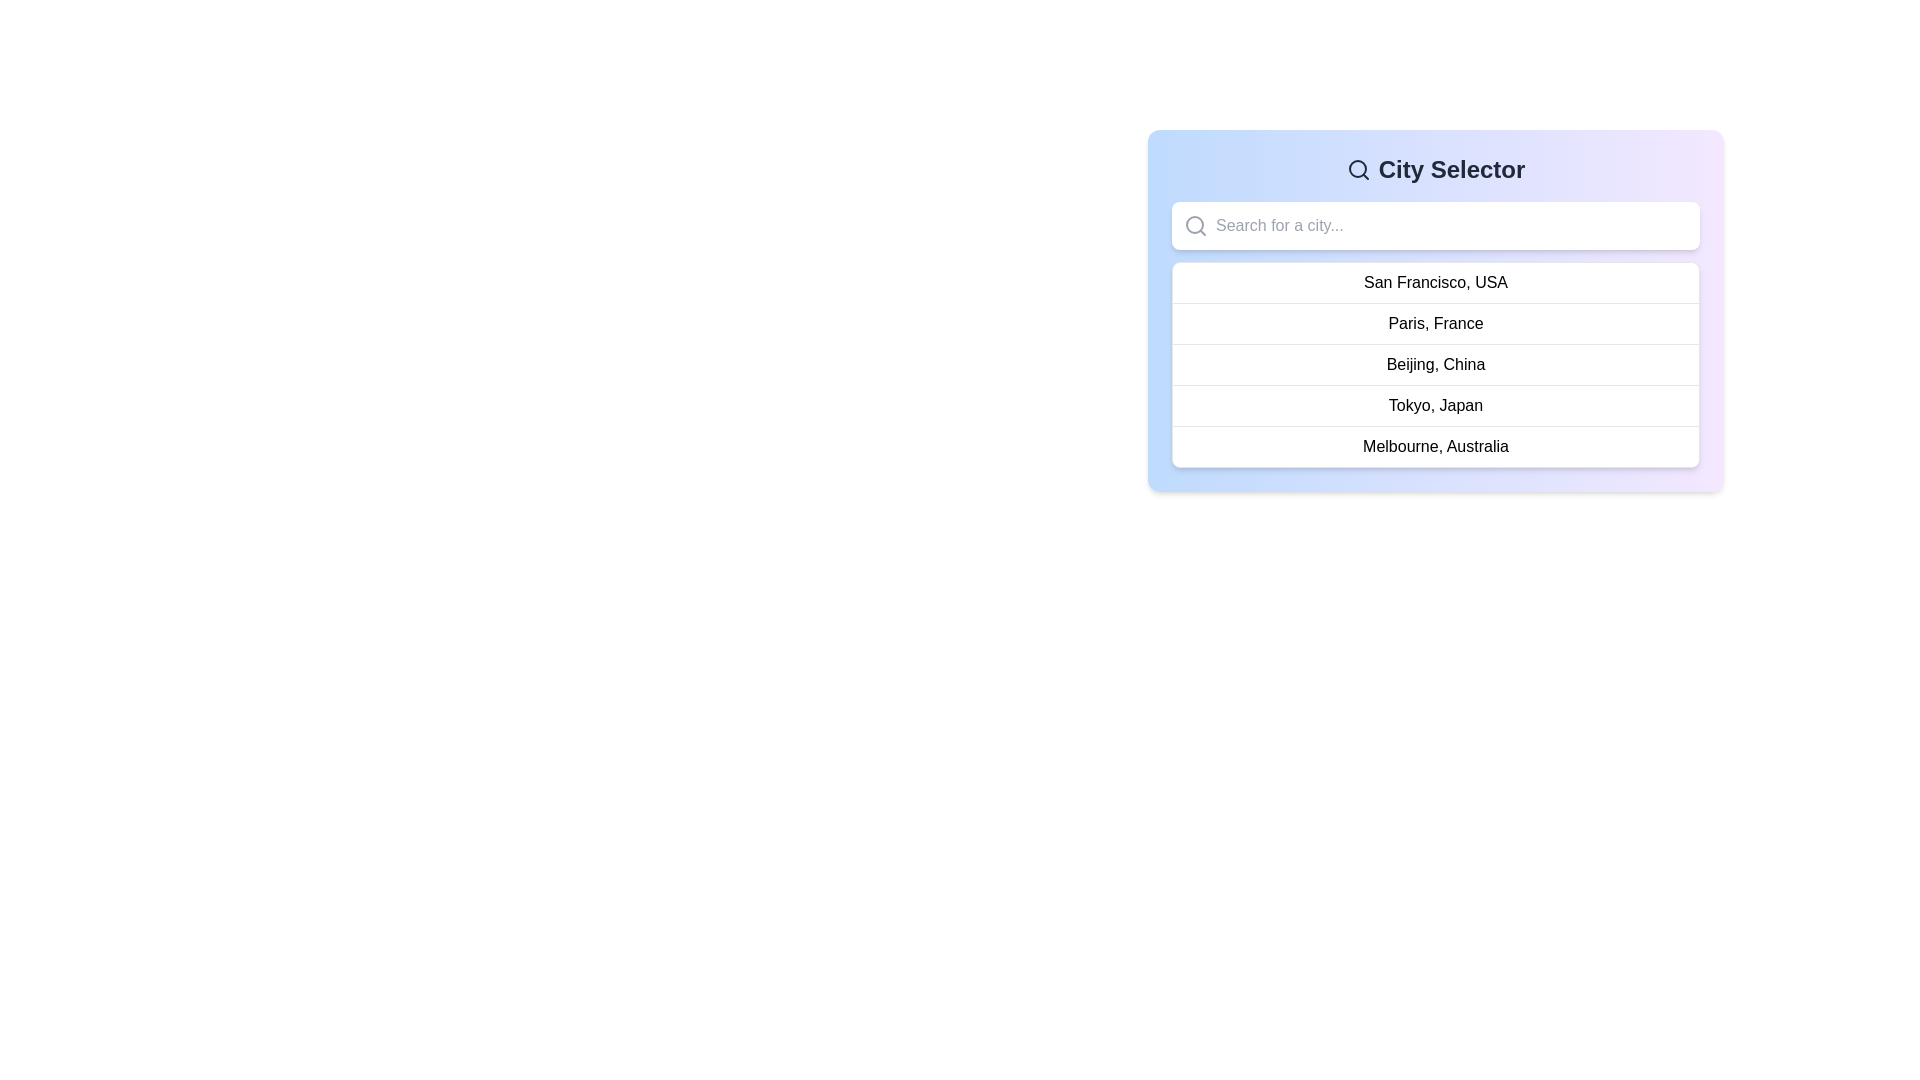 This screenshot has width=1920, height=1080. What do you see at coordinates (1434, 322) in the screenshot?
I see `the dropdown menu option displaying 'Paris, France', which is the second option in the list` at bounding box center [1434, 322].